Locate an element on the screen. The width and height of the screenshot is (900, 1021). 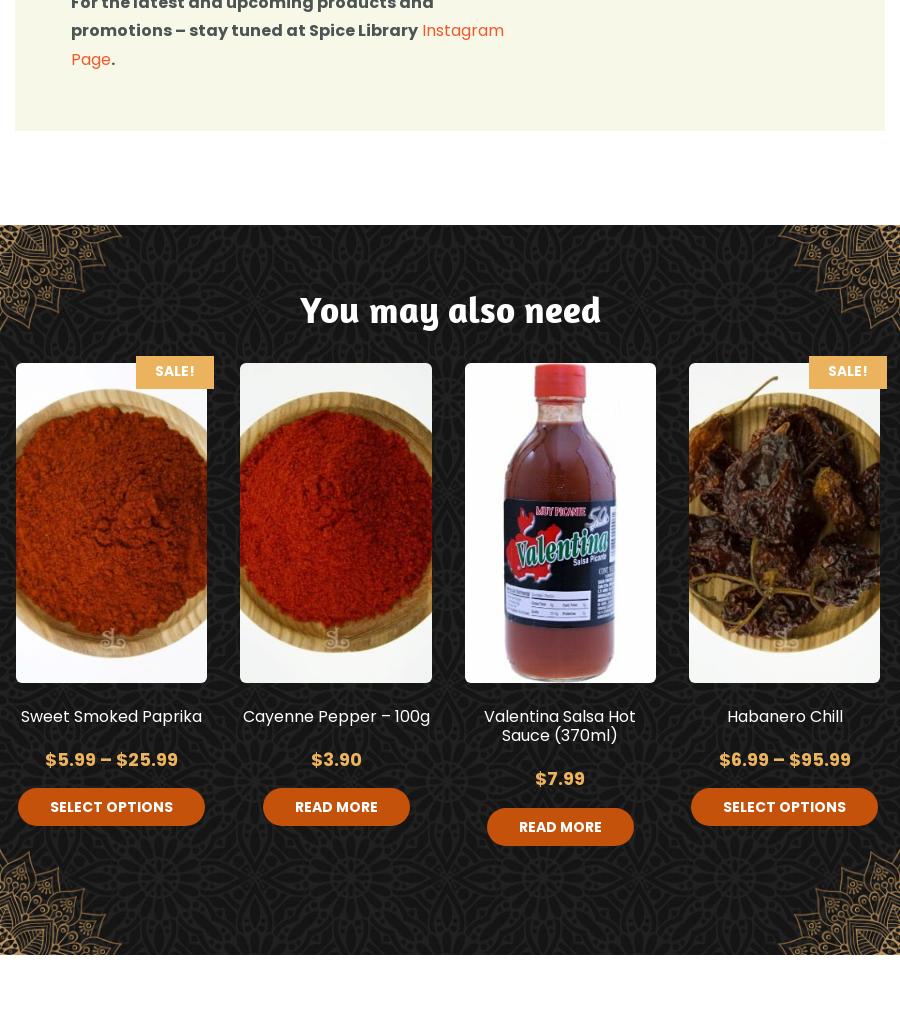
'3.90' is located at coordinates (321, 758).